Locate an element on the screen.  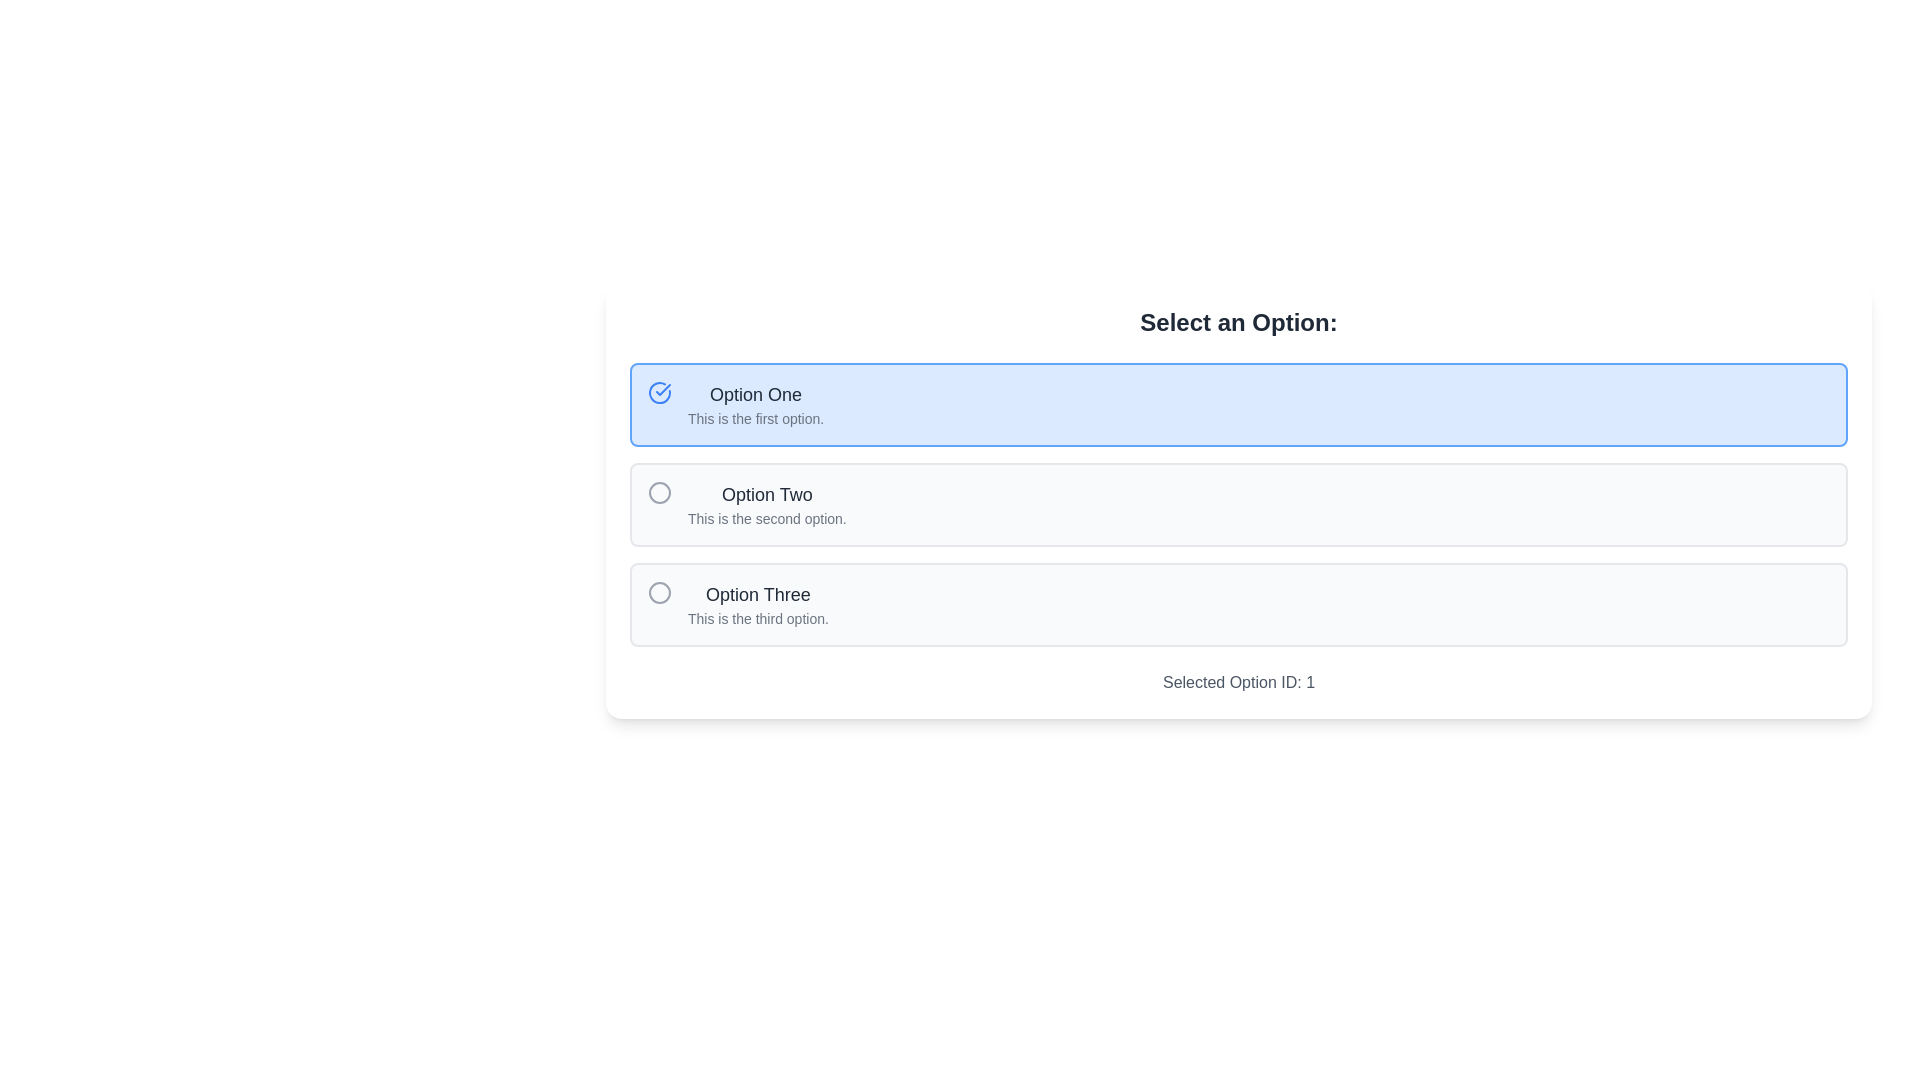
the descriptive text label located under the 'Option One' heading, which clarifies the selection's purpose is located at coordinates (755, 418).